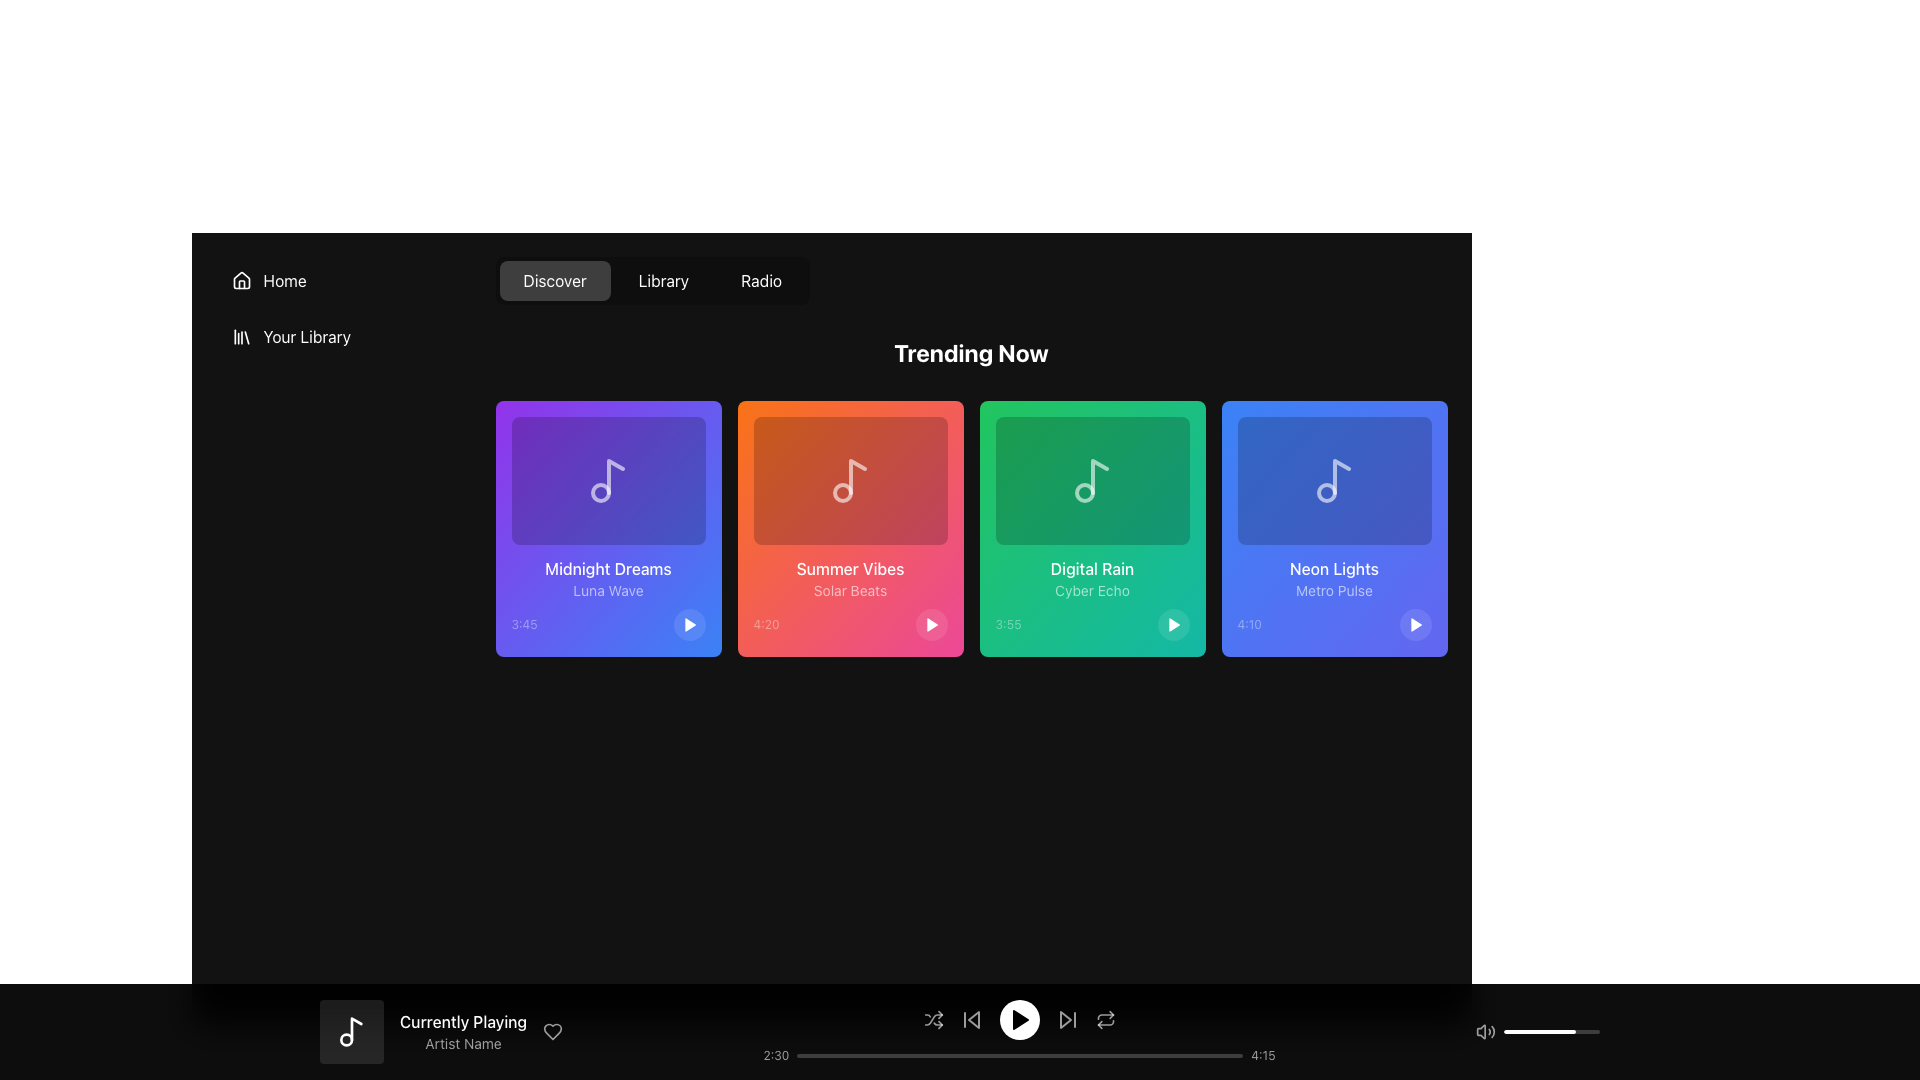 This screenshot has height=1080, width=1920. What do you see at coordinates (1415, 623) in the screenshot?
I see `the play button icon located in the bottom-right corner of the 'Neon Lights' track card` at bounding box center [1415, 623].